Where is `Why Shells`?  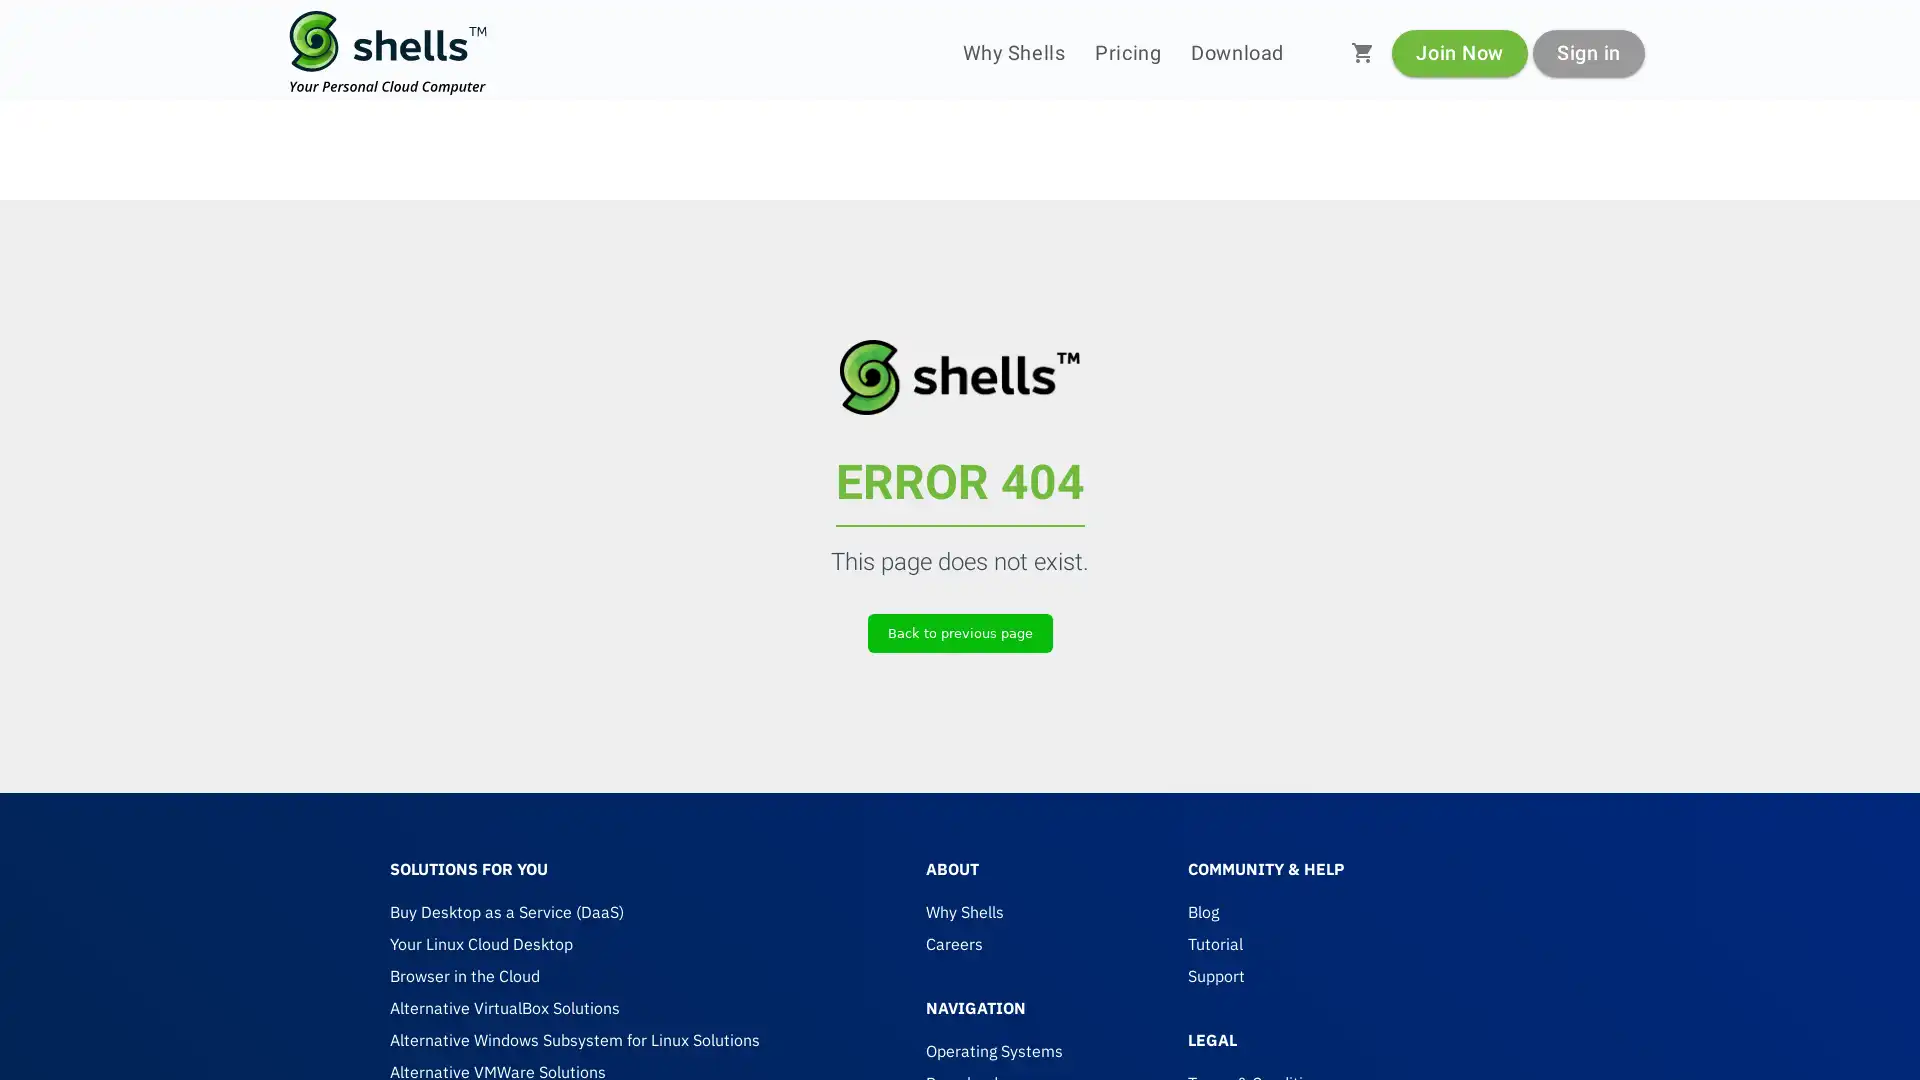 Why Shells is located at coordinates (1013, 52).